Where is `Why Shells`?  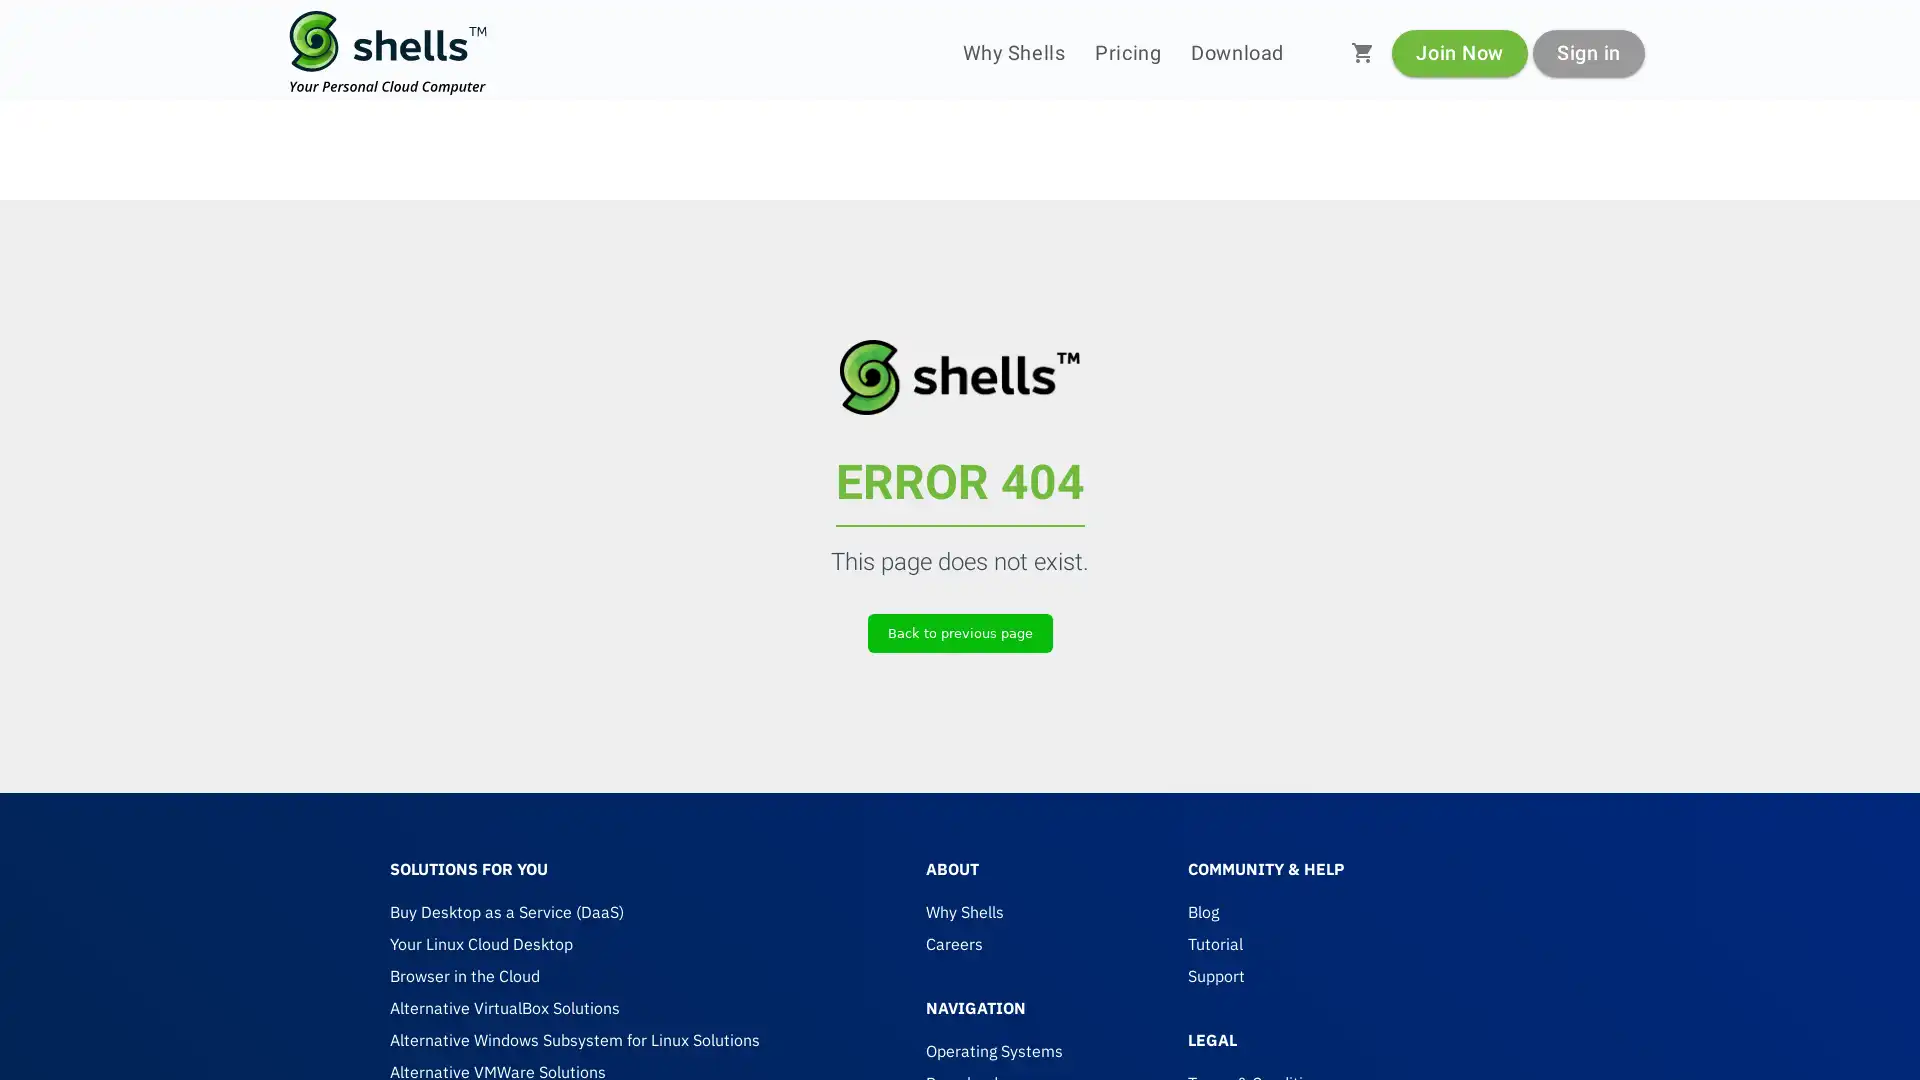 Why Shells is located at coordinates (1013, 52).